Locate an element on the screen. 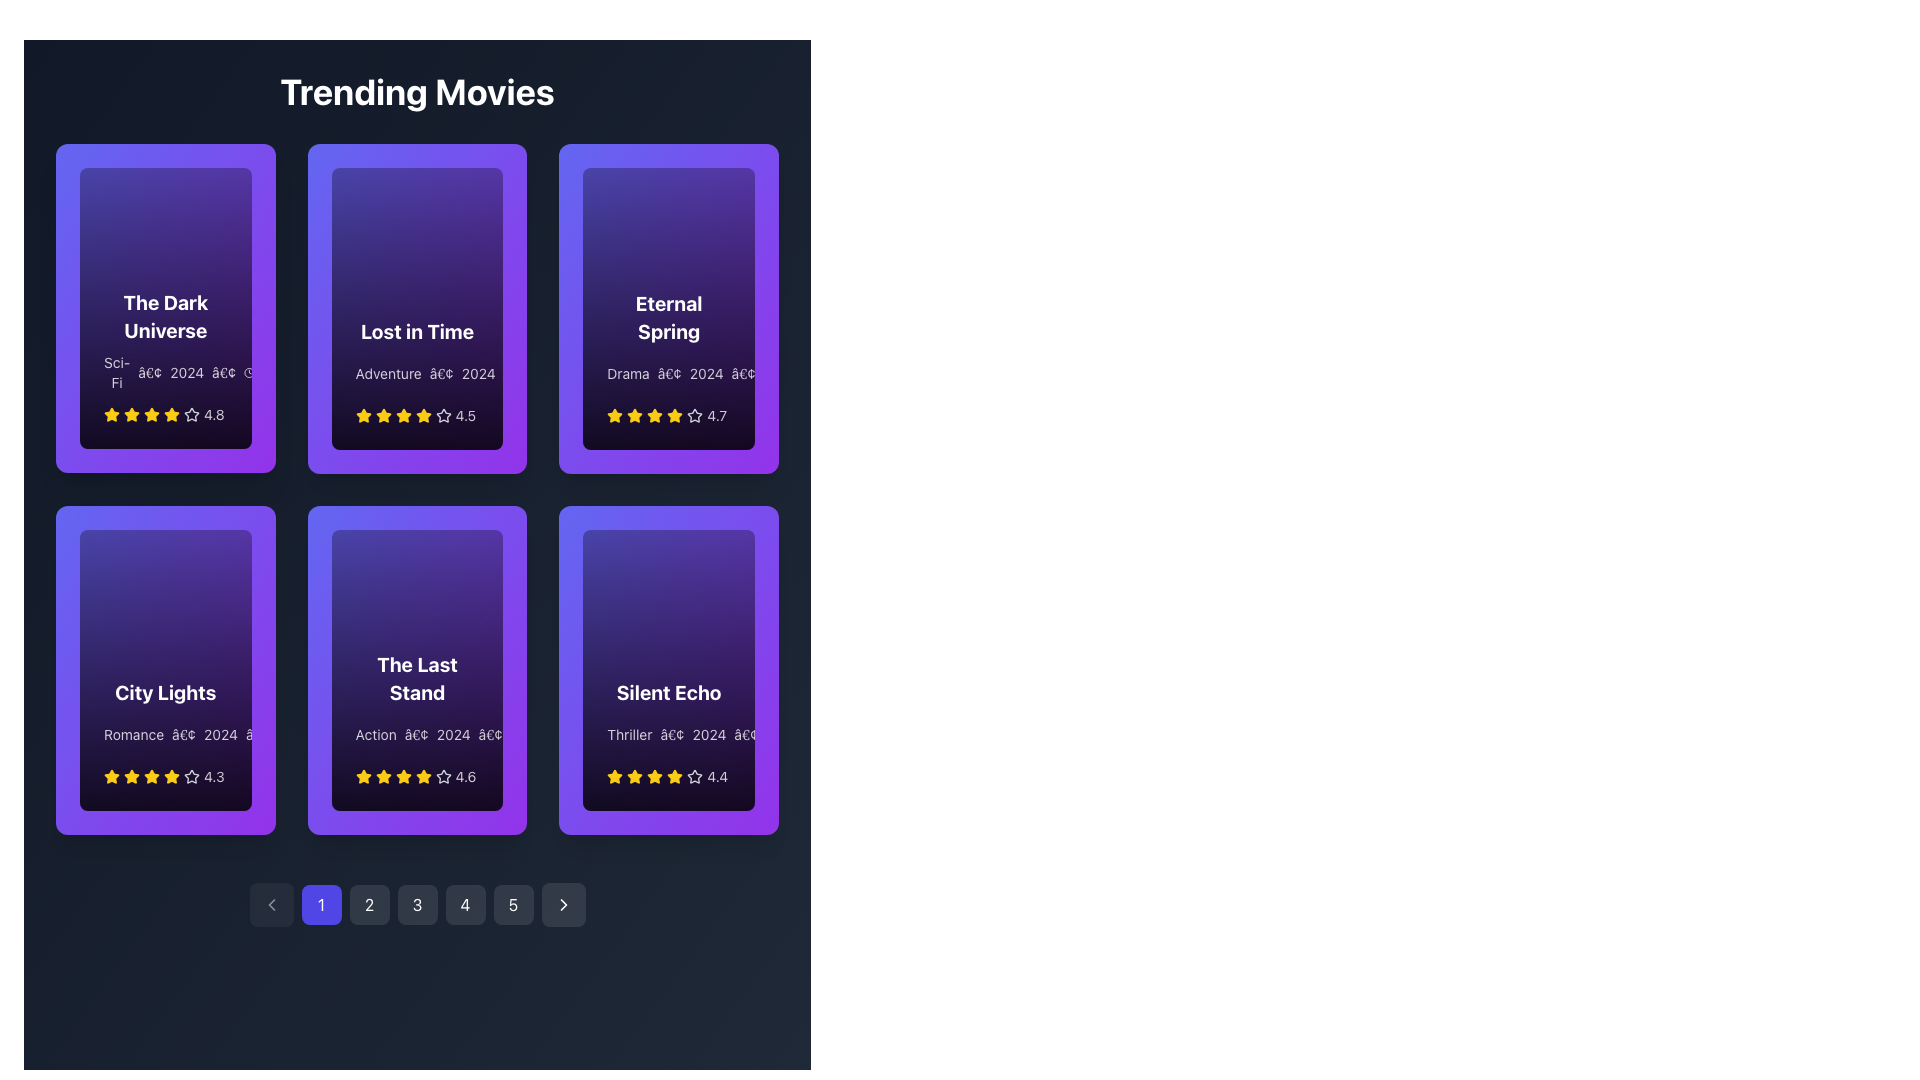 Image resolution: width=1920 pixels, height=1080 pixels. the fifth star icon in the rating scale for the 'Eternal Spring' card located in the 'Trending Movies' section is located at coordinates (695, 414).